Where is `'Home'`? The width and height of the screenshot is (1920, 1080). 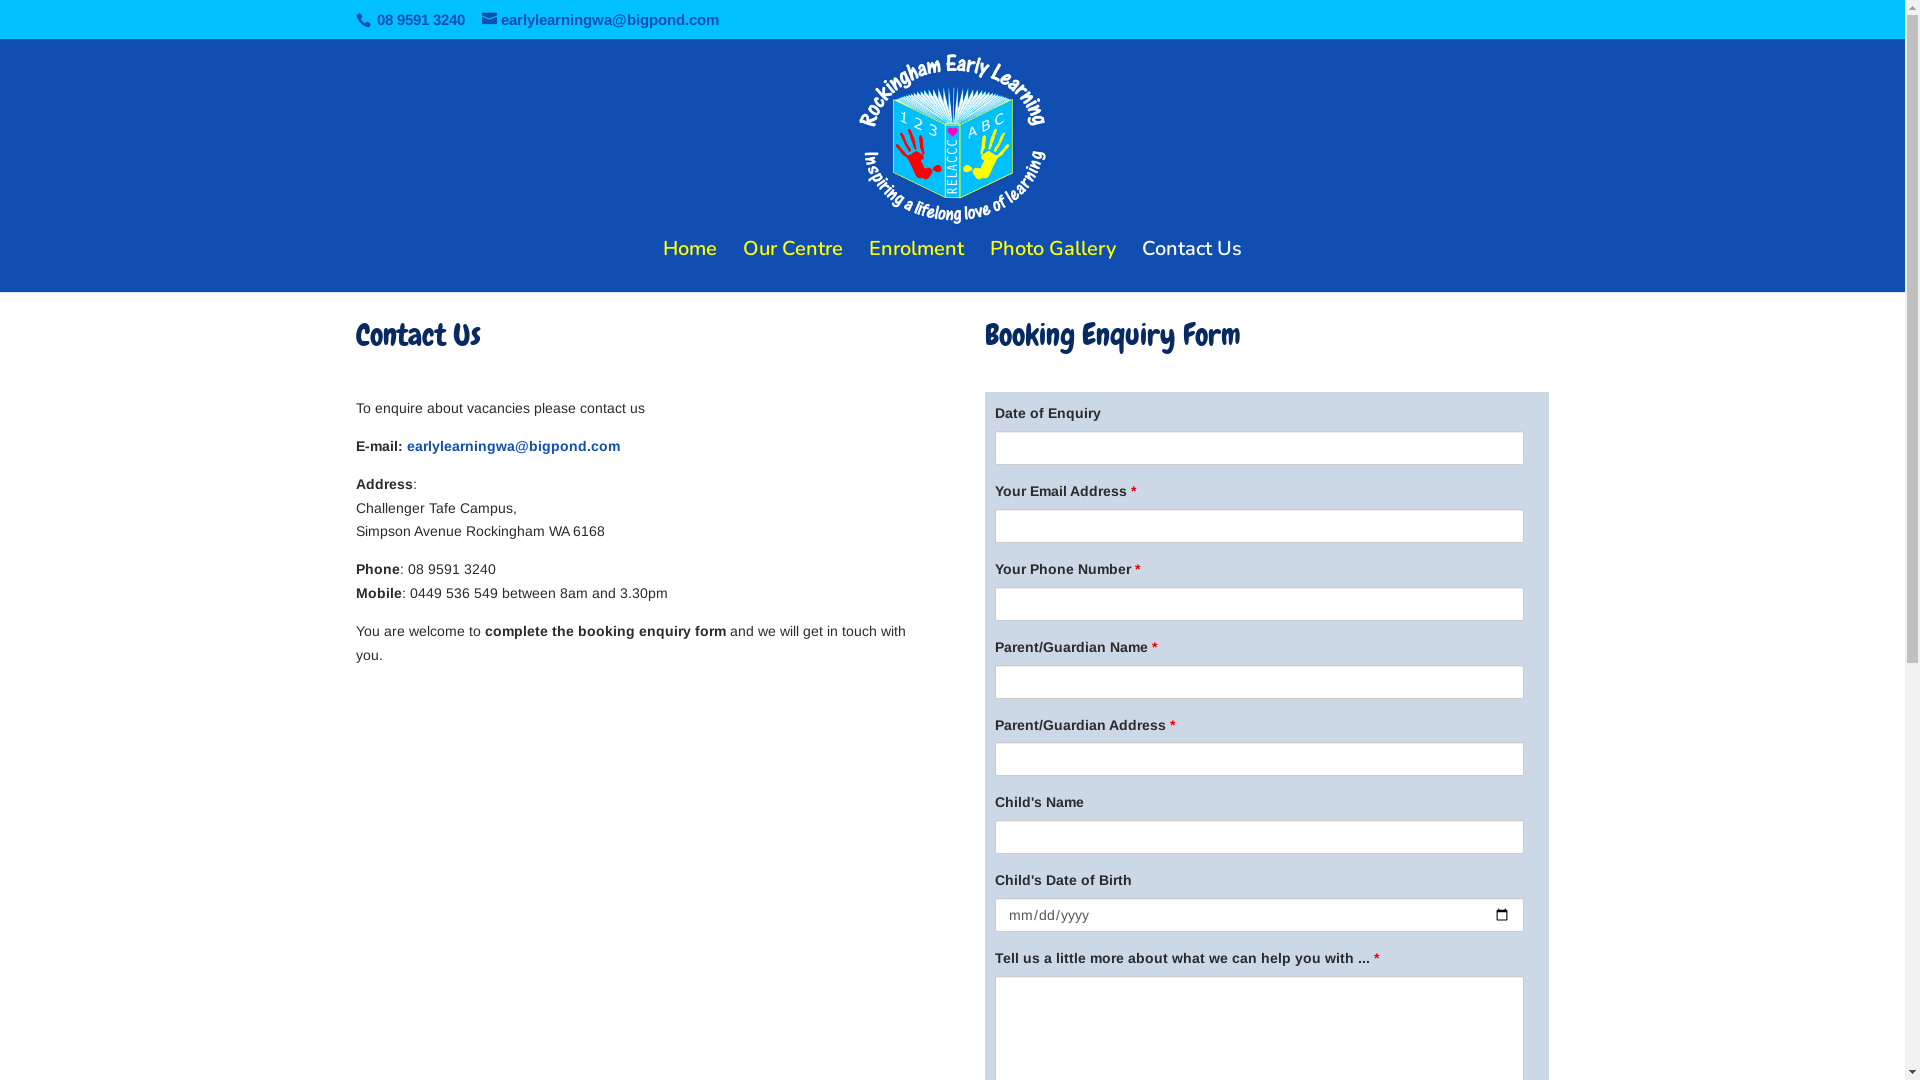 'Home' is located at coordinates (690, 265).